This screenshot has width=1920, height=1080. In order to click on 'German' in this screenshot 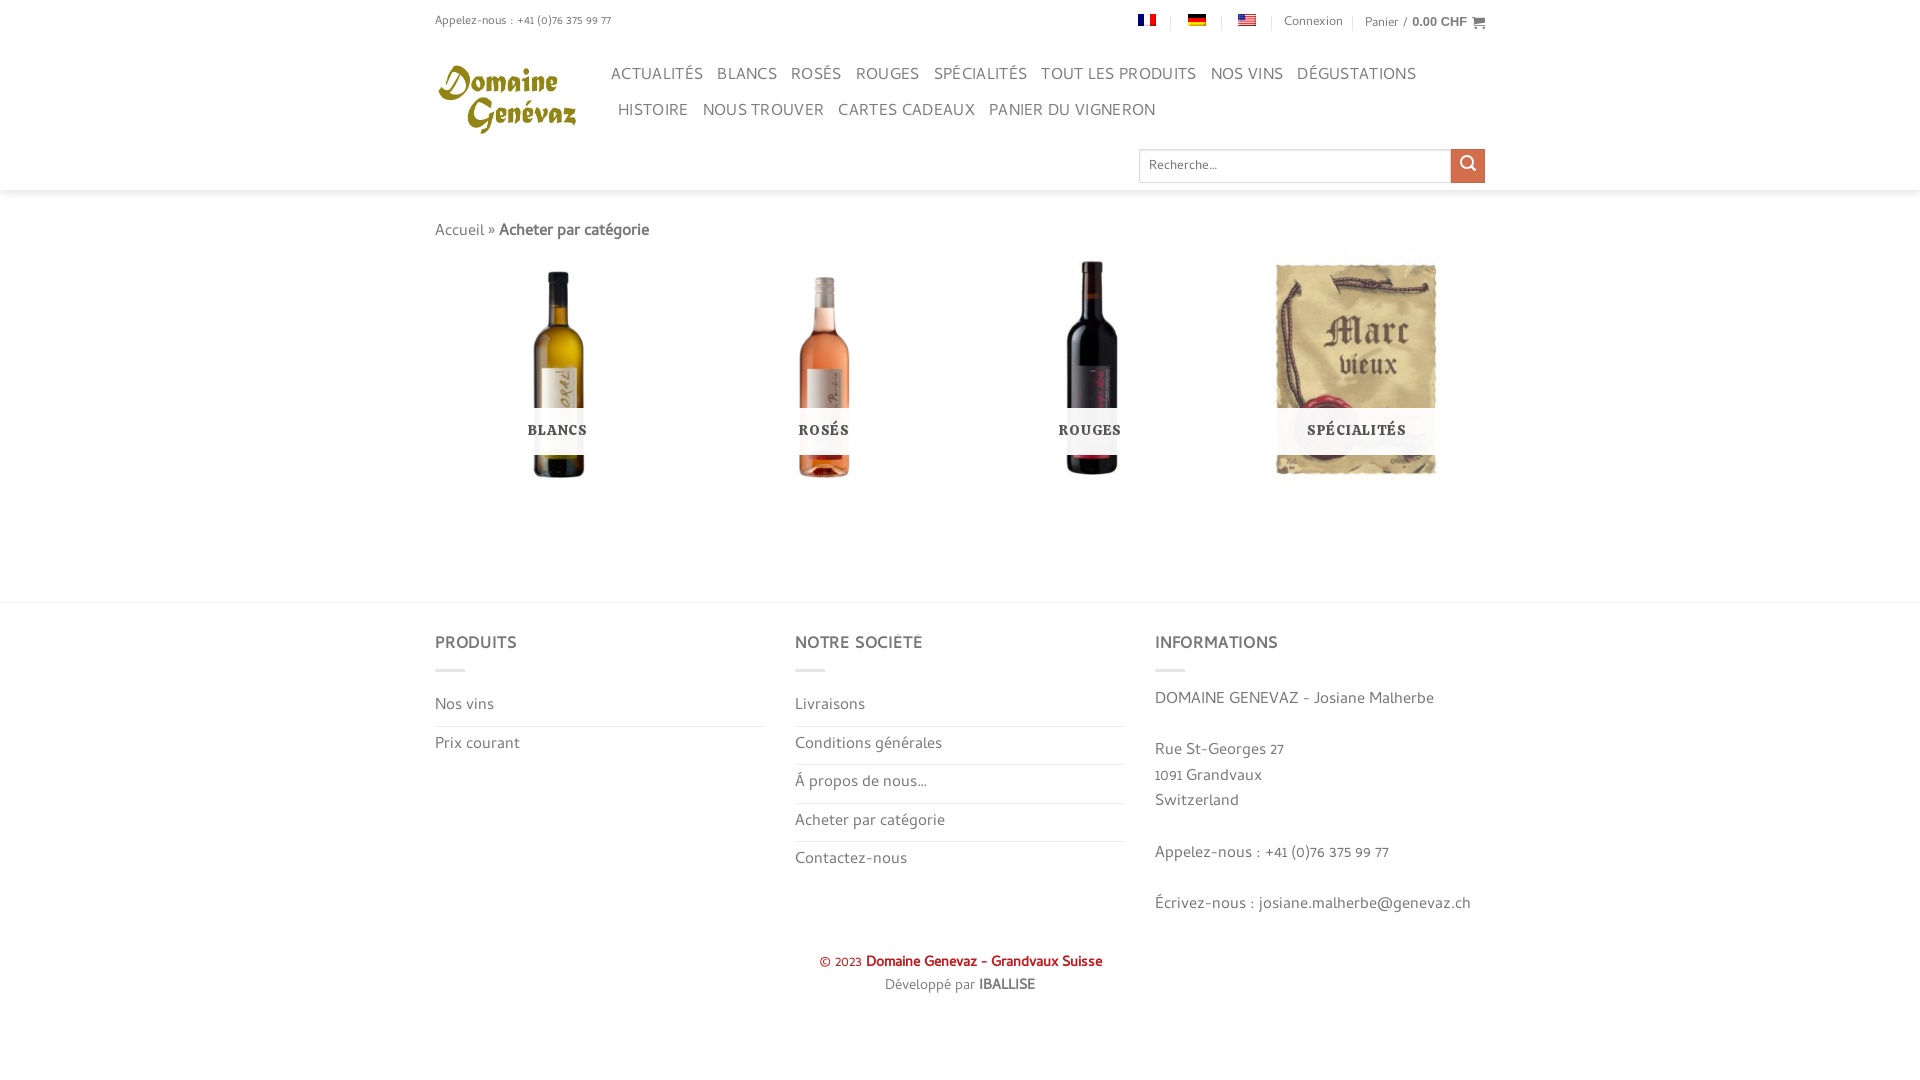, I will do `click(1196, 19)`.